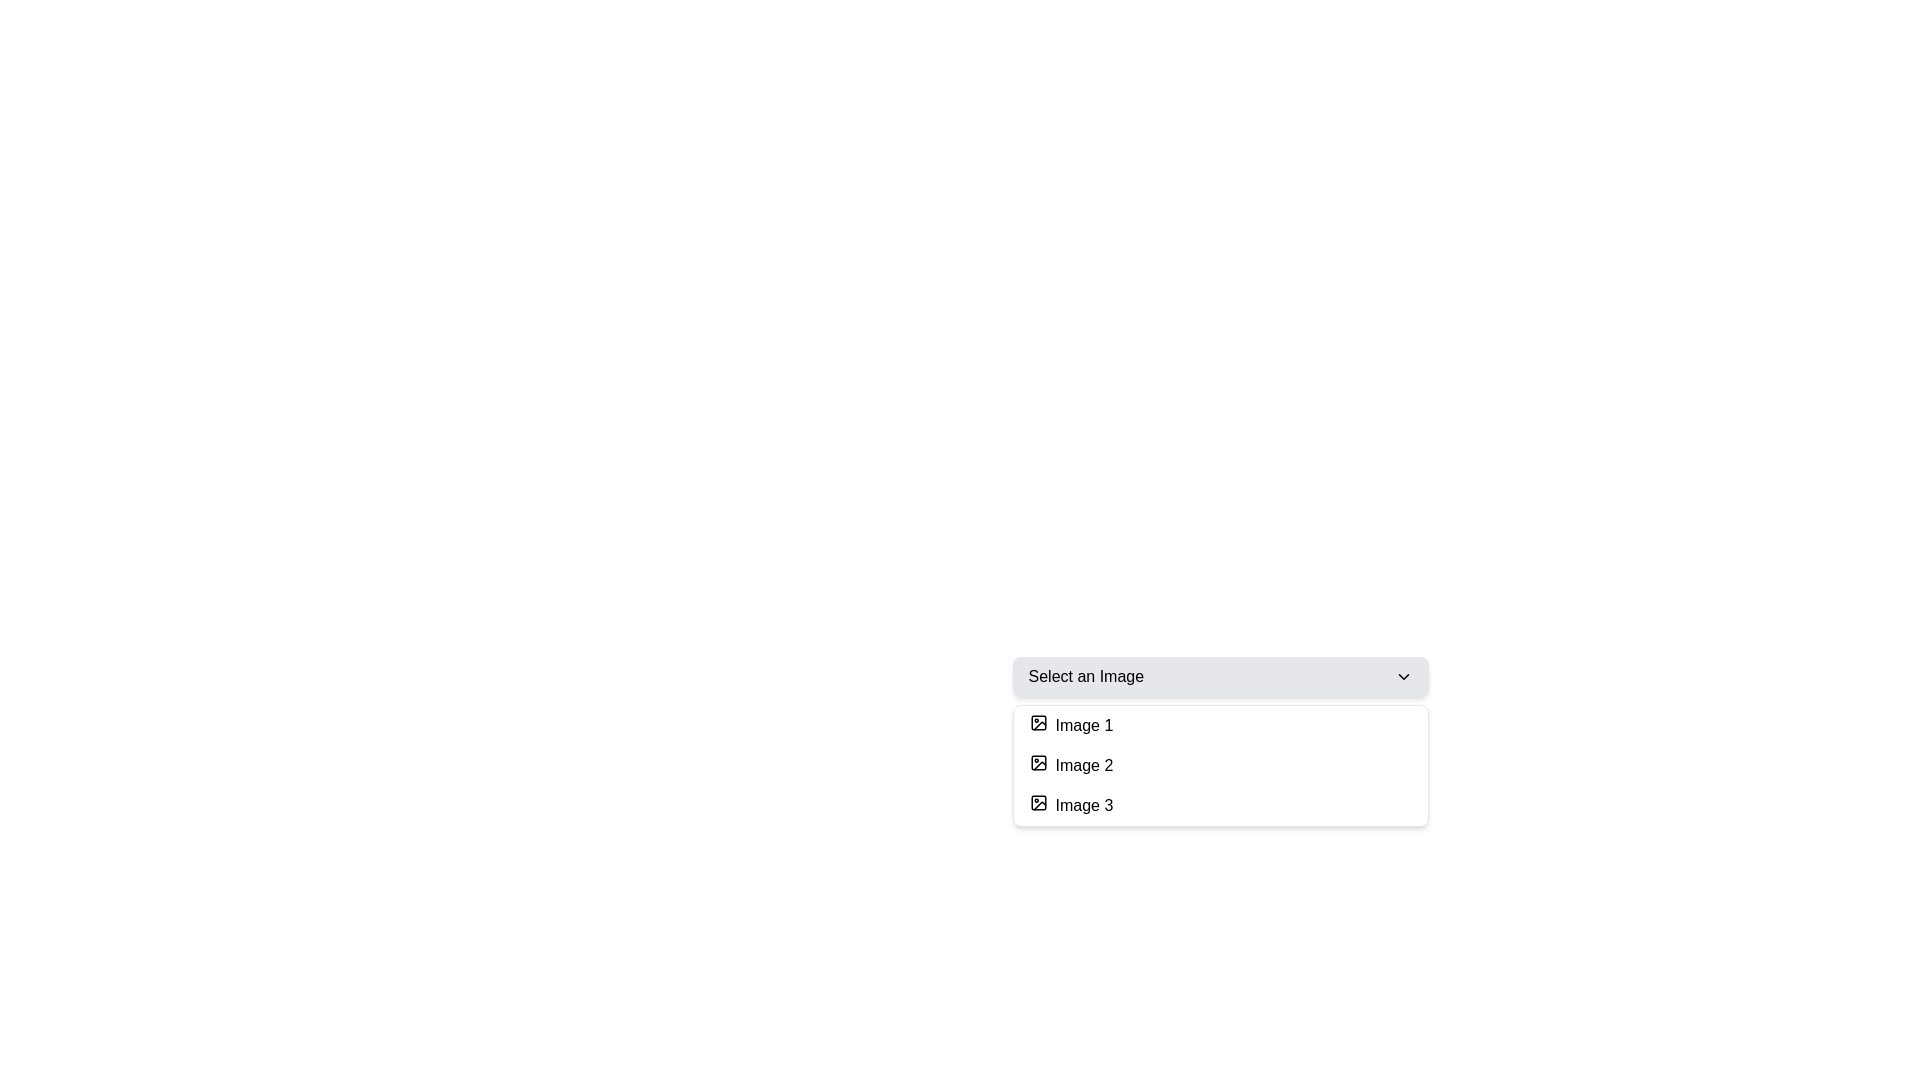 The height and width of the screenshot is (1080, 1920). What do you see at coordinates (1219, 676) in the screenshot?
I see `the dropdown button located centrally near the bottom of the interface` at bounding box center [1219, 676].